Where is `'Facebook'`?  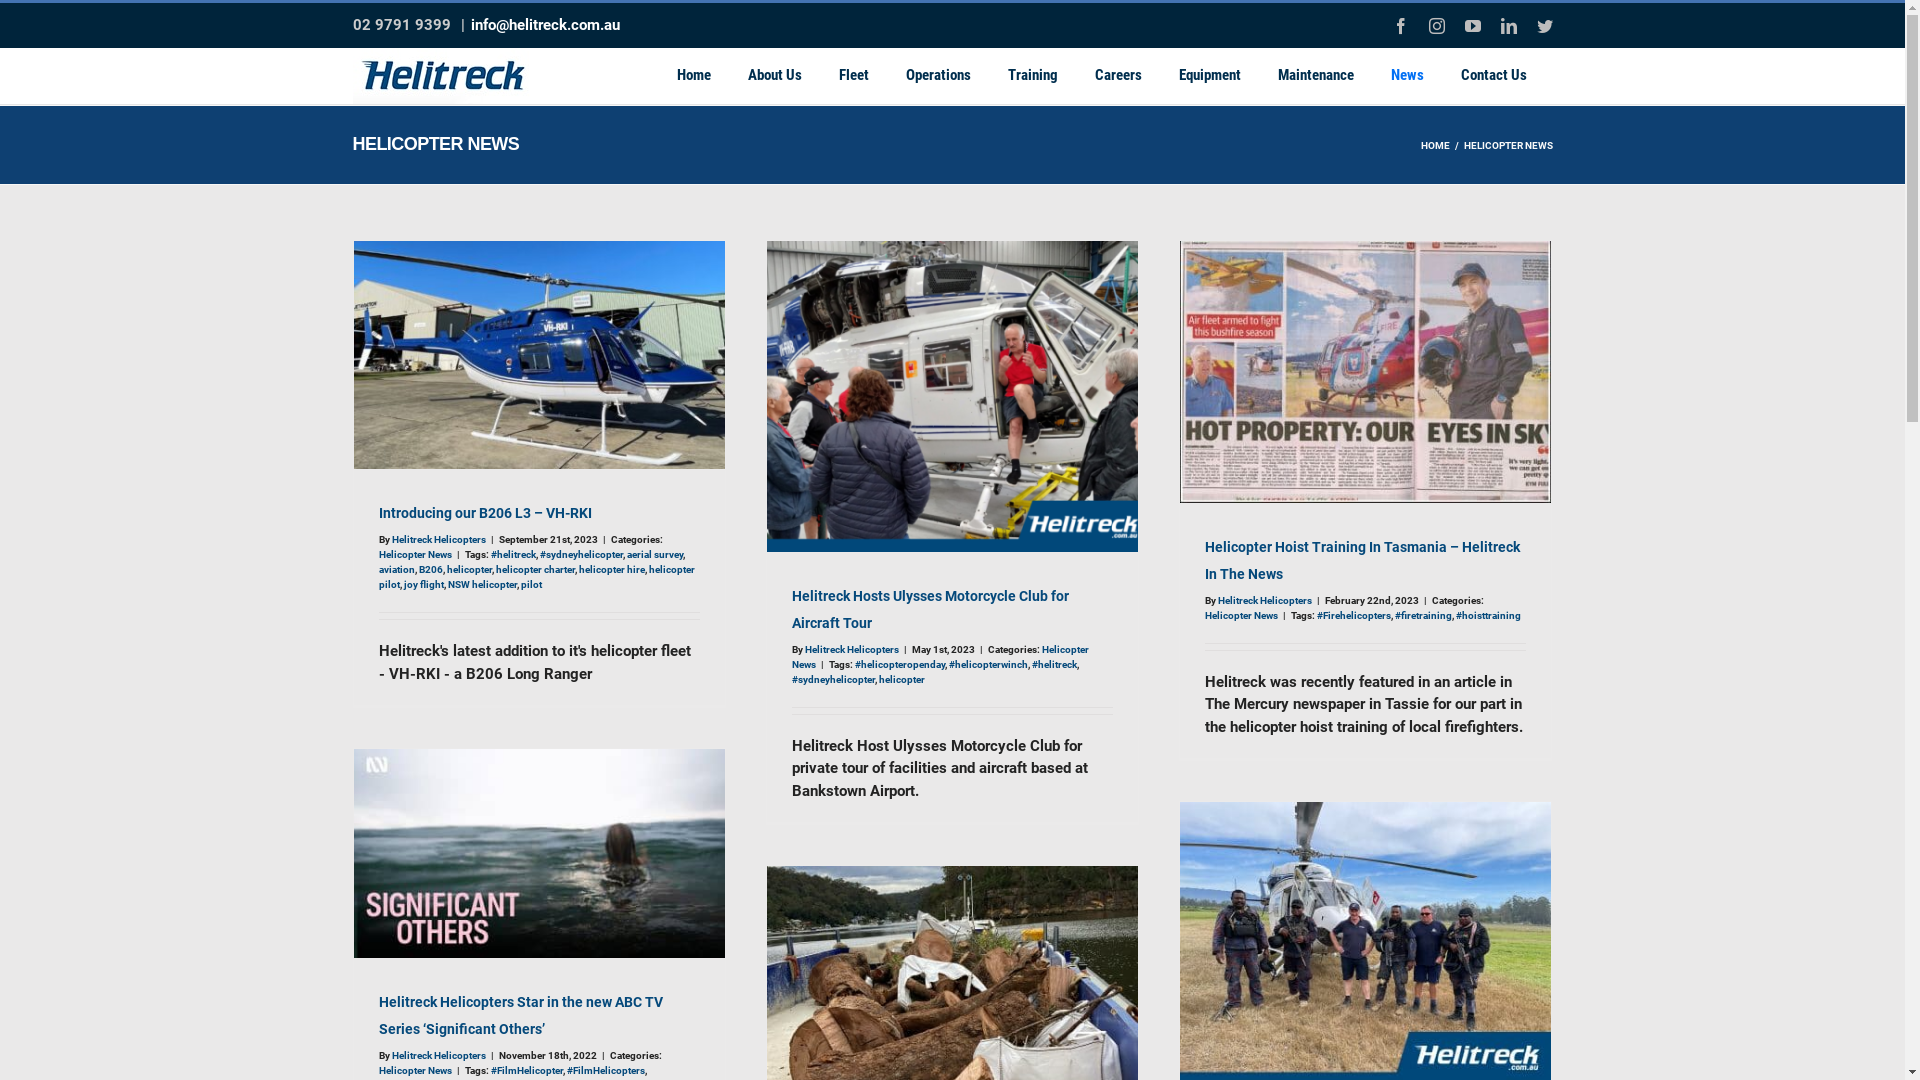
'Facebook' is located at coordinates (1399, 26).